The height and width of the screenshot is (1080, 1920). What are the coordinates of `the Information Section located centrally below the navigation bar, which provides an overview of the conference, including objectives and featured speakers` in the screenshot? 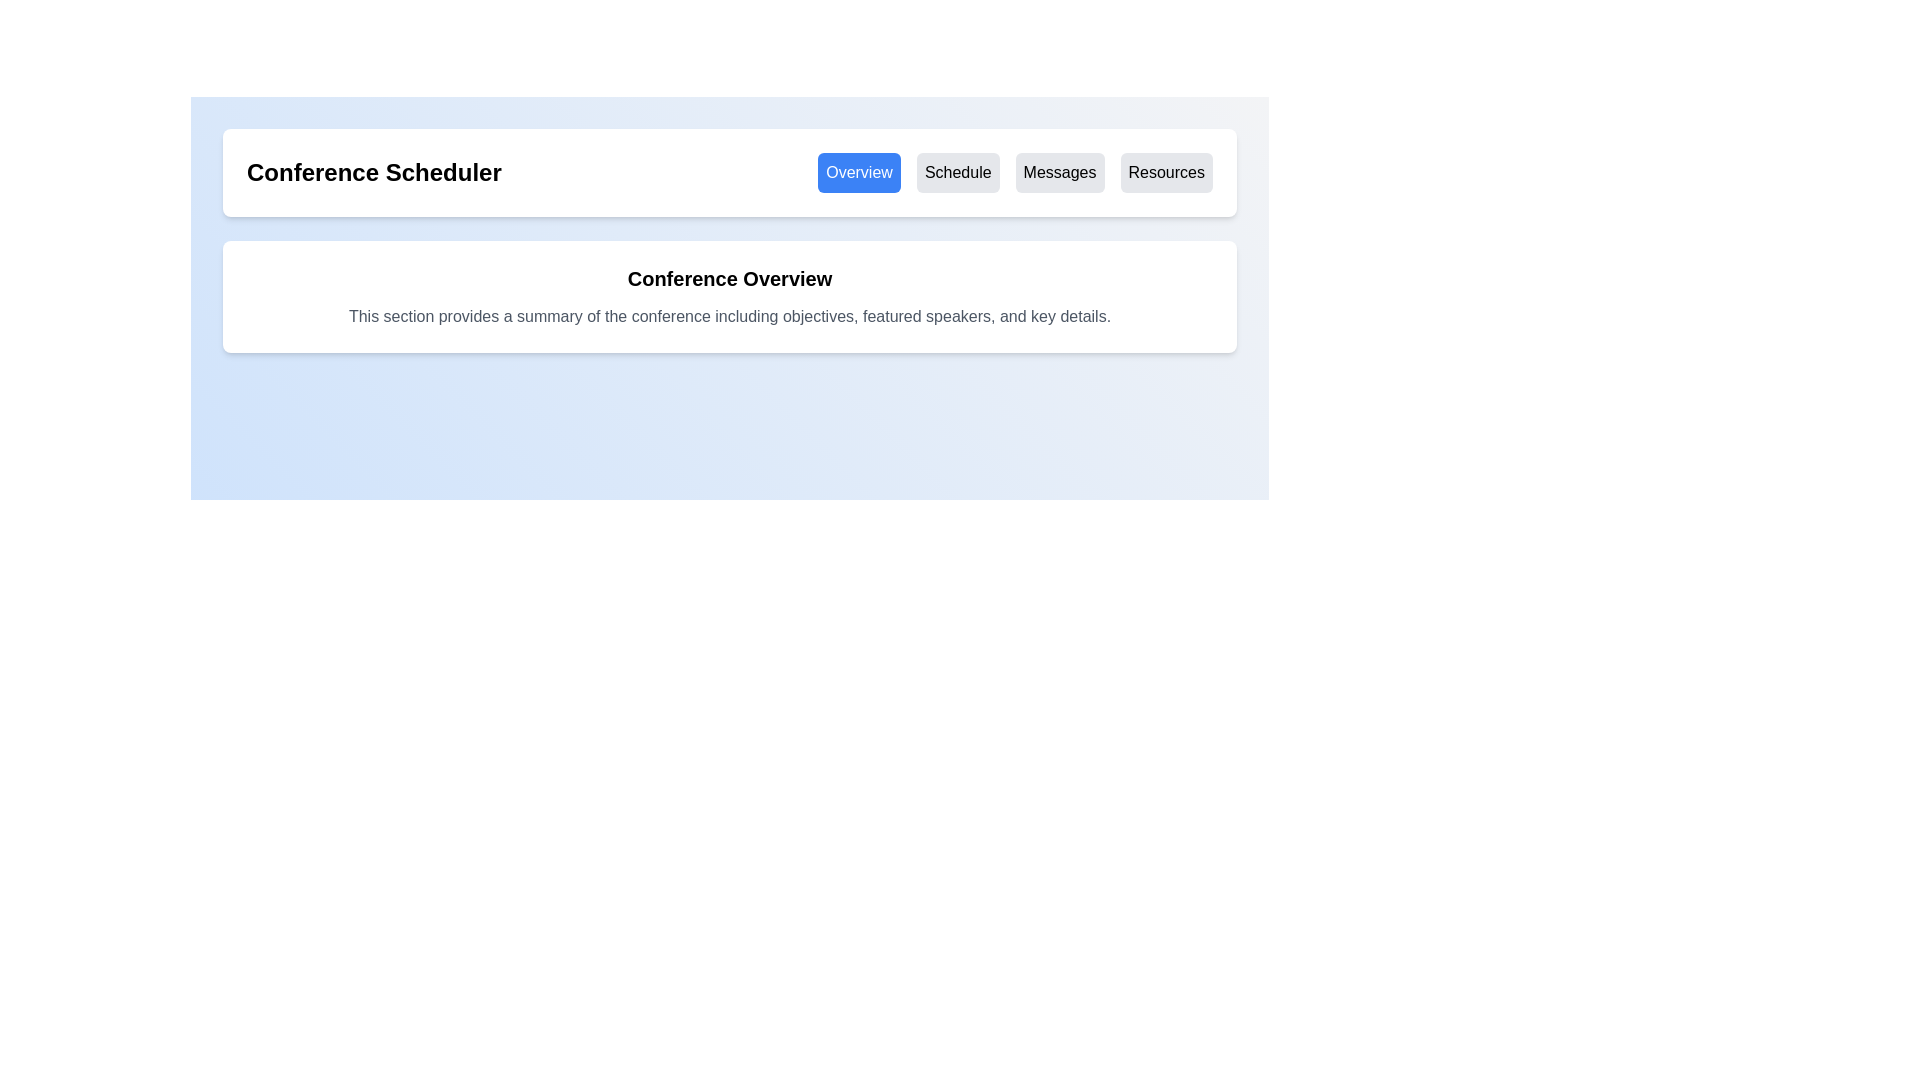 It's located at (728, 297).